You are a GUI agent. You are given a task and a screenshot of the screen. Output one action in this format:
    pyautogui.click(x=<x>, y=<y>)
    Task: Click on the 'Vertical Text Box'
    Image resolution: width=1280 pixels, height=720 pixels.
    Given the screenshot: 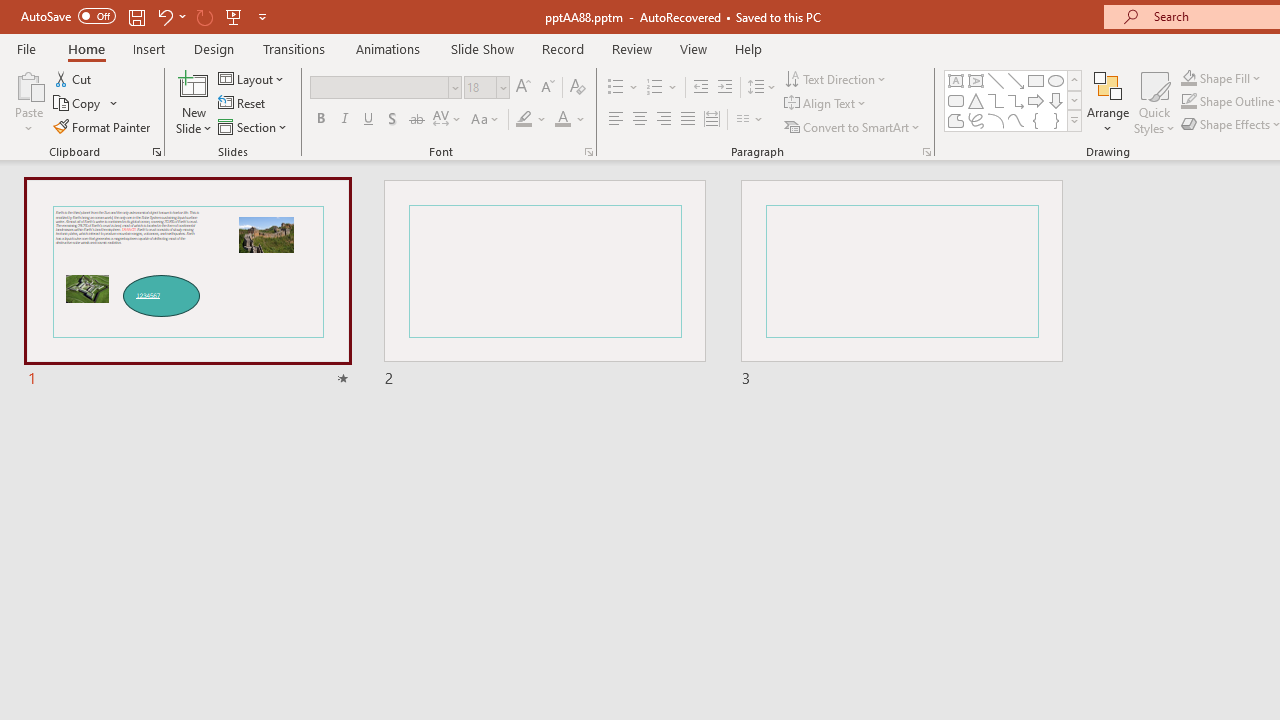 What is the action you would take?
    pyautogui.click(x=976, y=80)
    